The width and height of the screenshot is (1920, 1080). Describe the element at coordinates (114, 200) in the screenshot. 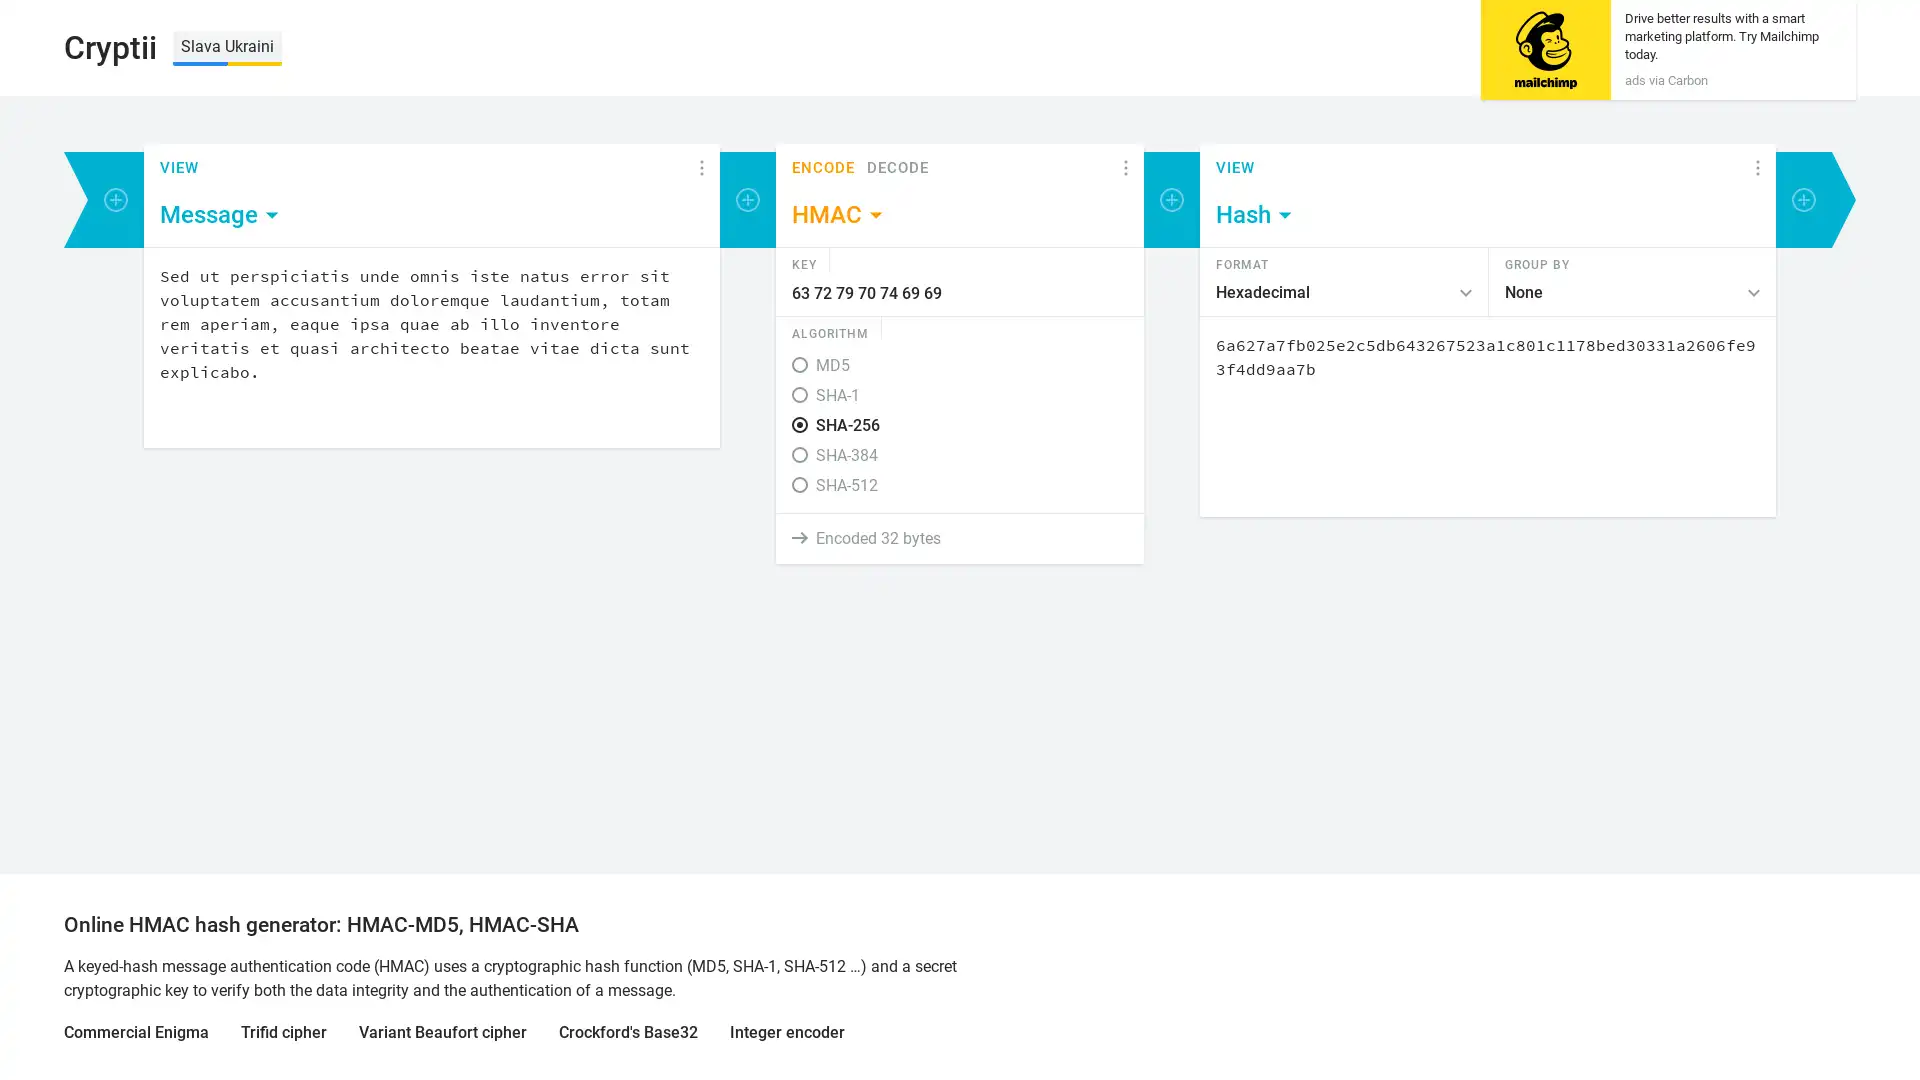

I see `Add encoder or viewer` at that location.